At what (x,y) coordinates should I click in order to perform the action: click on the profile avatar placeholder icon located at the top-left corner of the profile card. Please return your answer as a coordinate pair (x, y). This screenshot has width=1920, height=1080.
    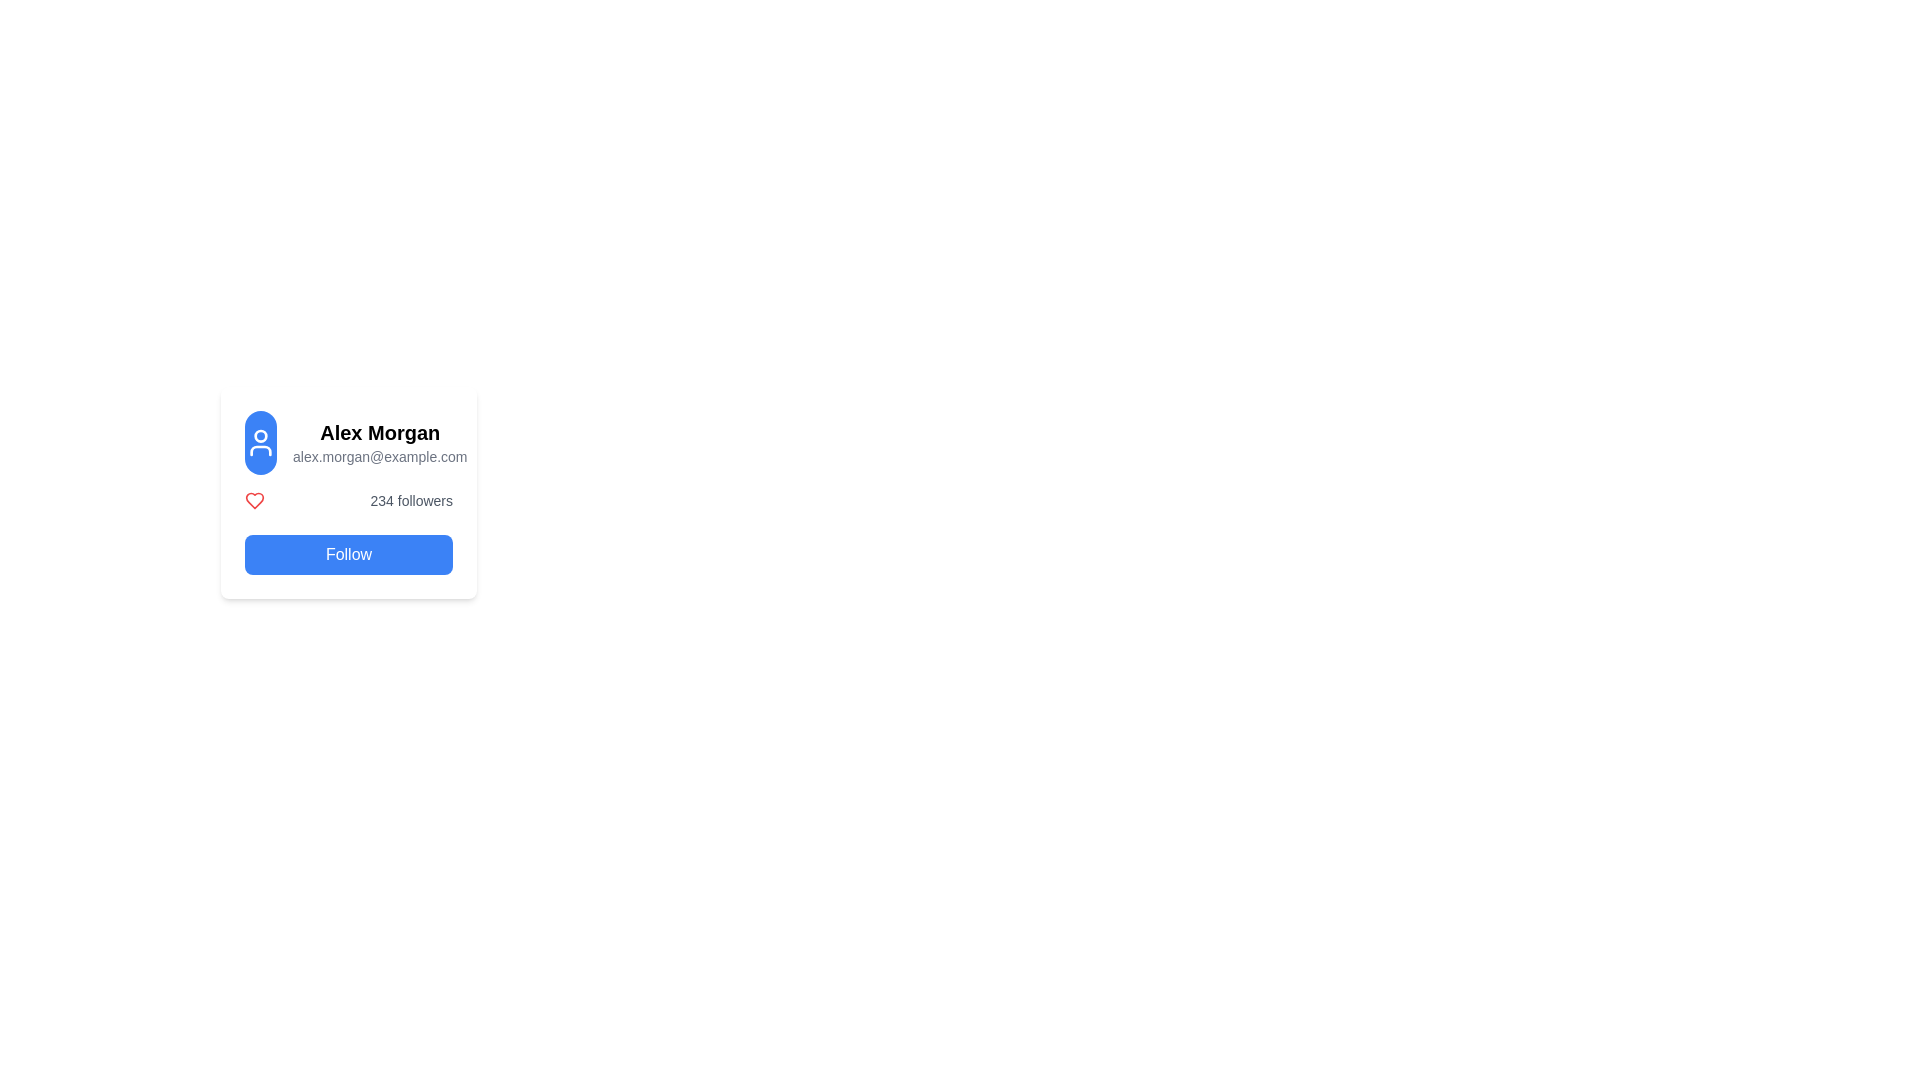
    Looking at the image, I should click on (259, 442).